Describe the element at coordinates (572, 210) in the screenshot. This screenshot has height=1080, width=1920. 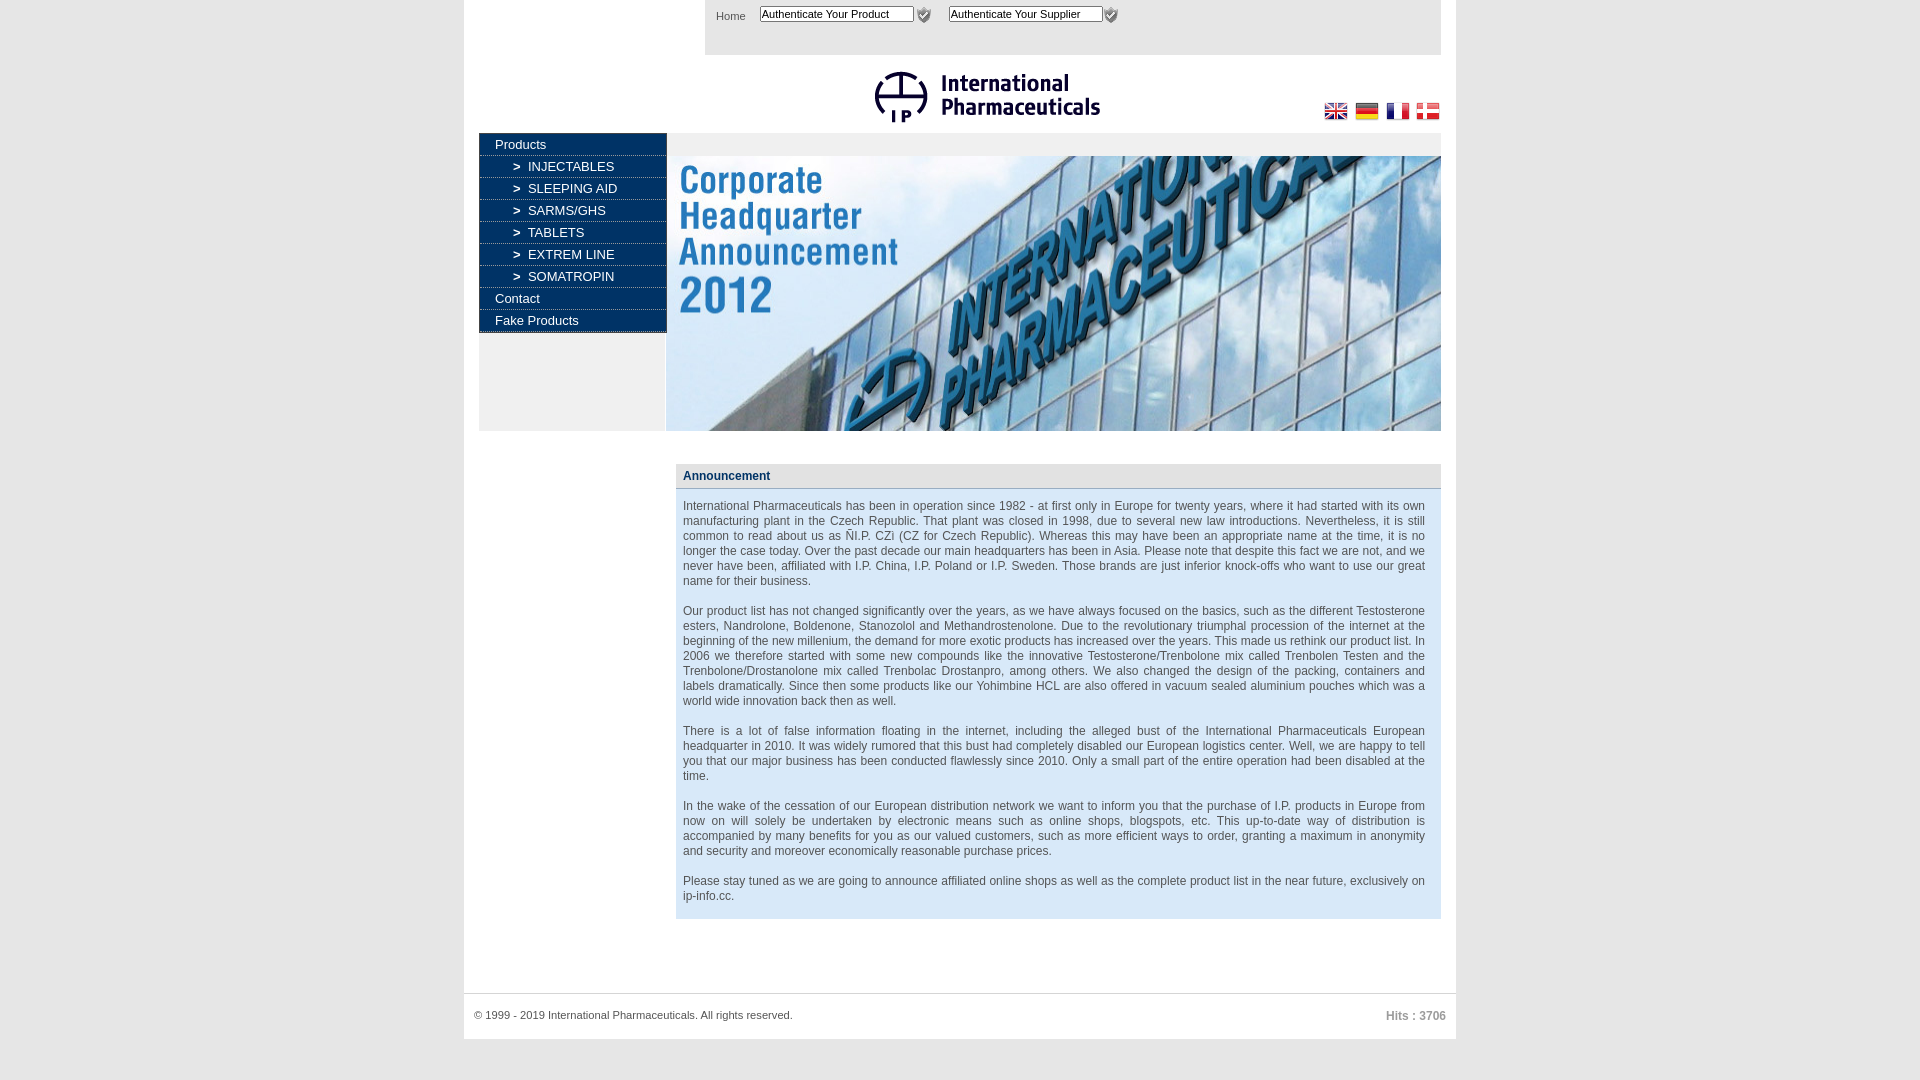
I see `'     >  SARMS/GHS'` at that location.